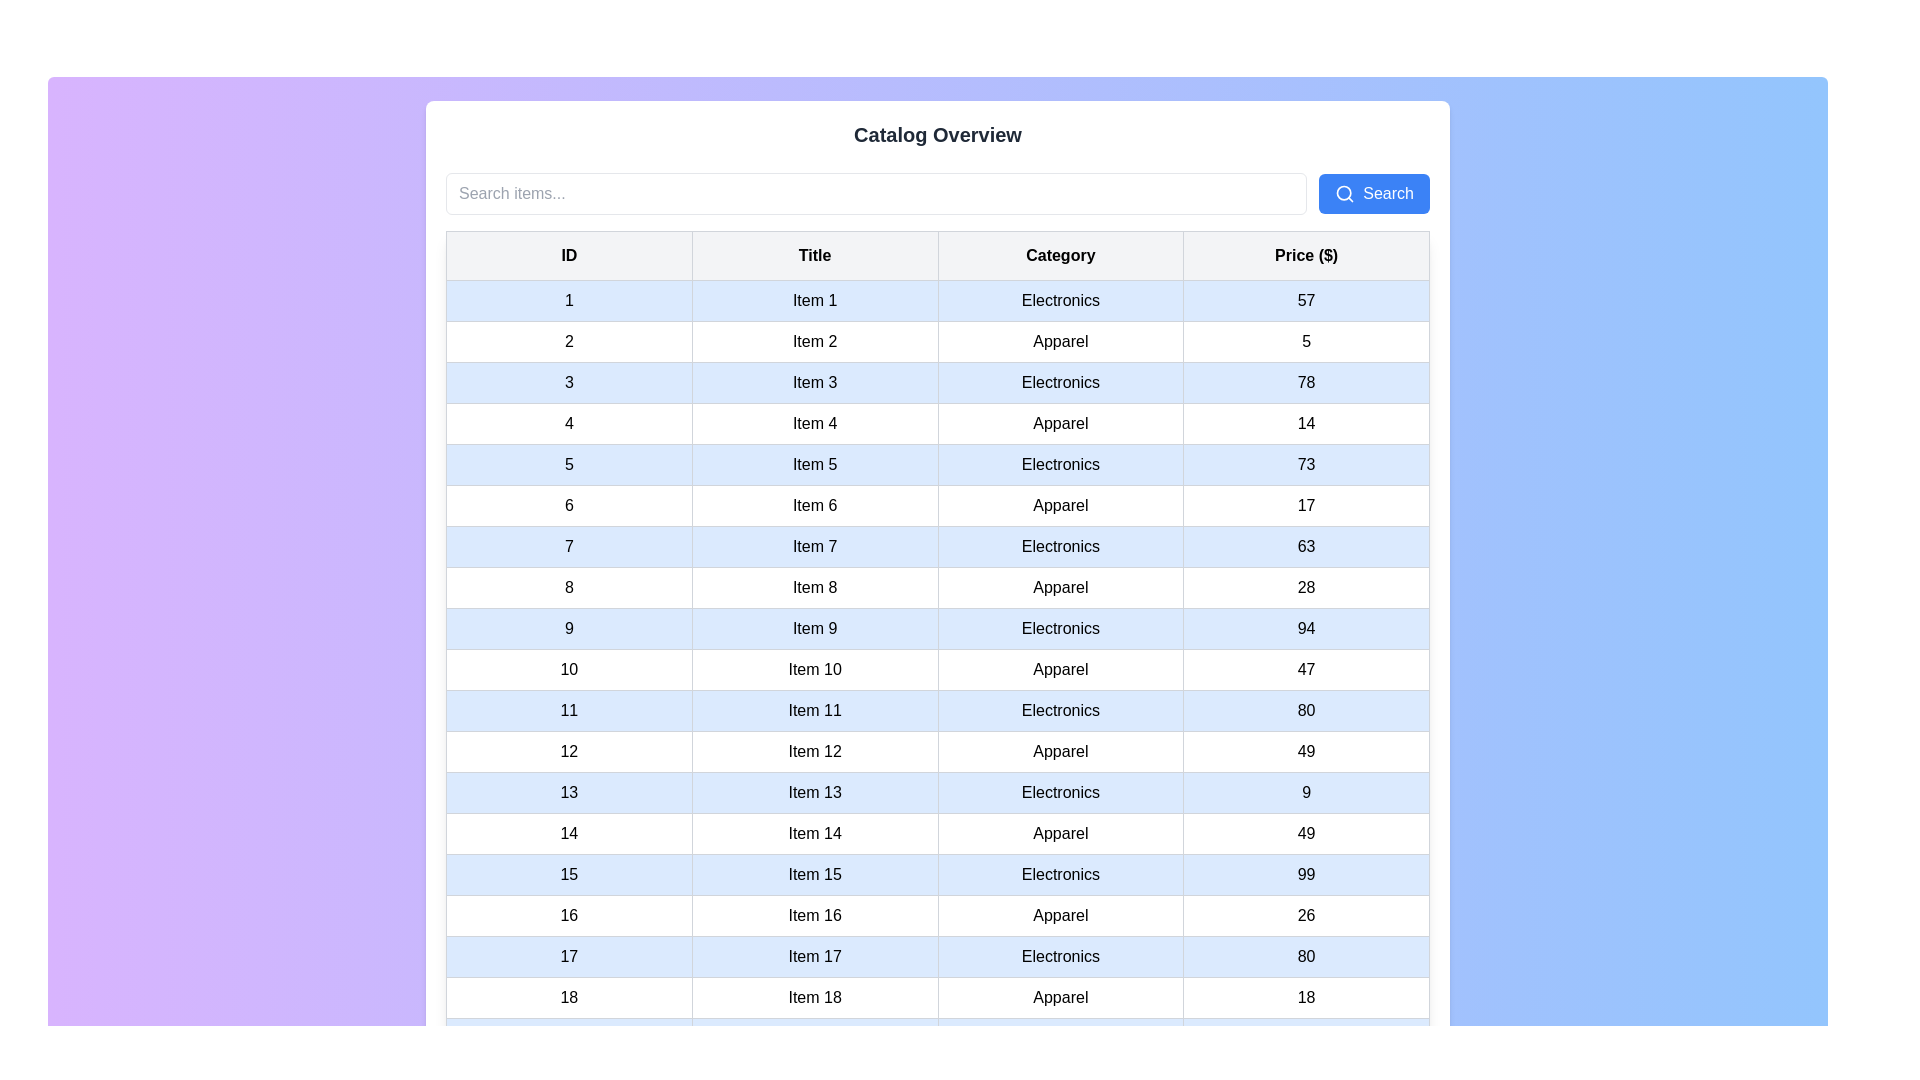 The height and width of the screenshot is (1080, 1920). Describe the element at coordinates (815, 955) in the screenshot. I see `the table cell containing the text 'Item 17', which is styled with a blue background and is the second cell in the row labeled '17'` at that location.